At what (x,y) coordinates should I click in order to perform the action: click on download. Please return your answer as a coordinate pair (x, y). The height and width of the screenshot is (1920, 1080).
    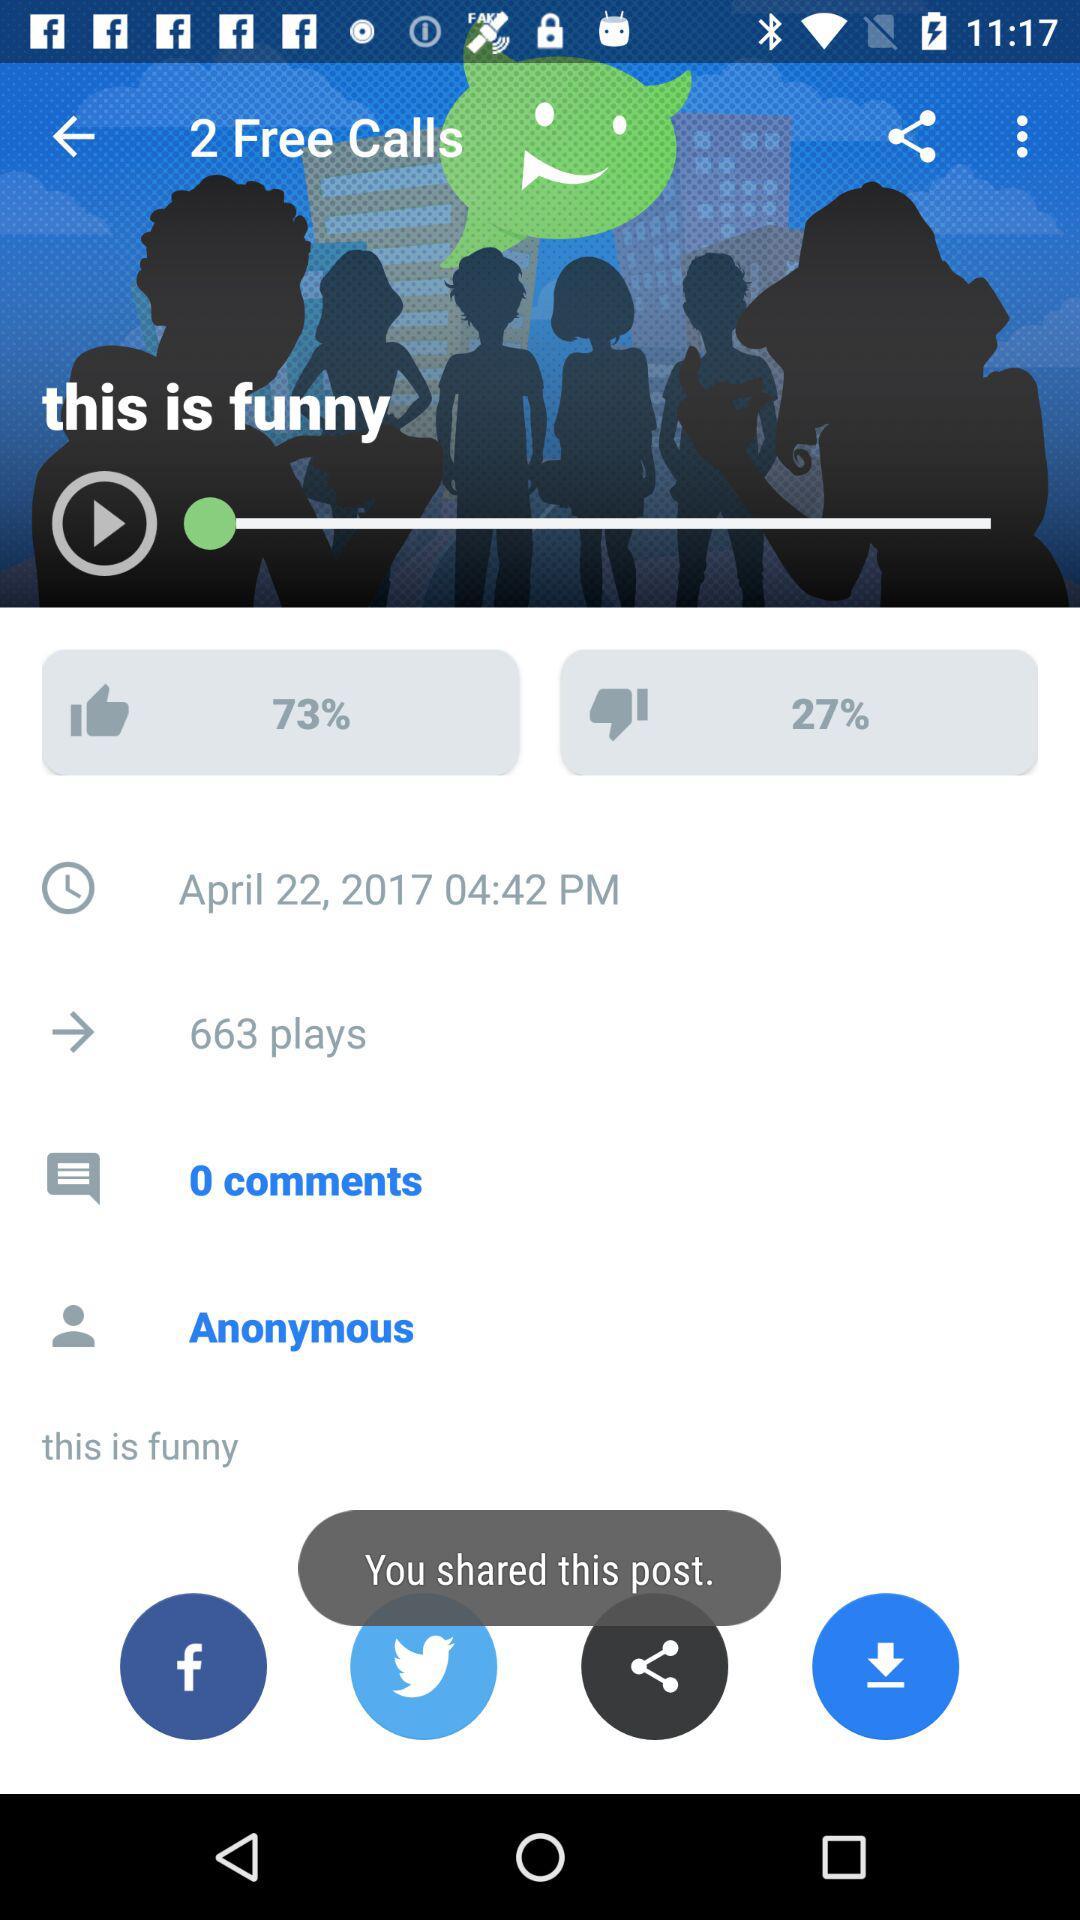
    Looking at the image, I should click on (884, 1666).